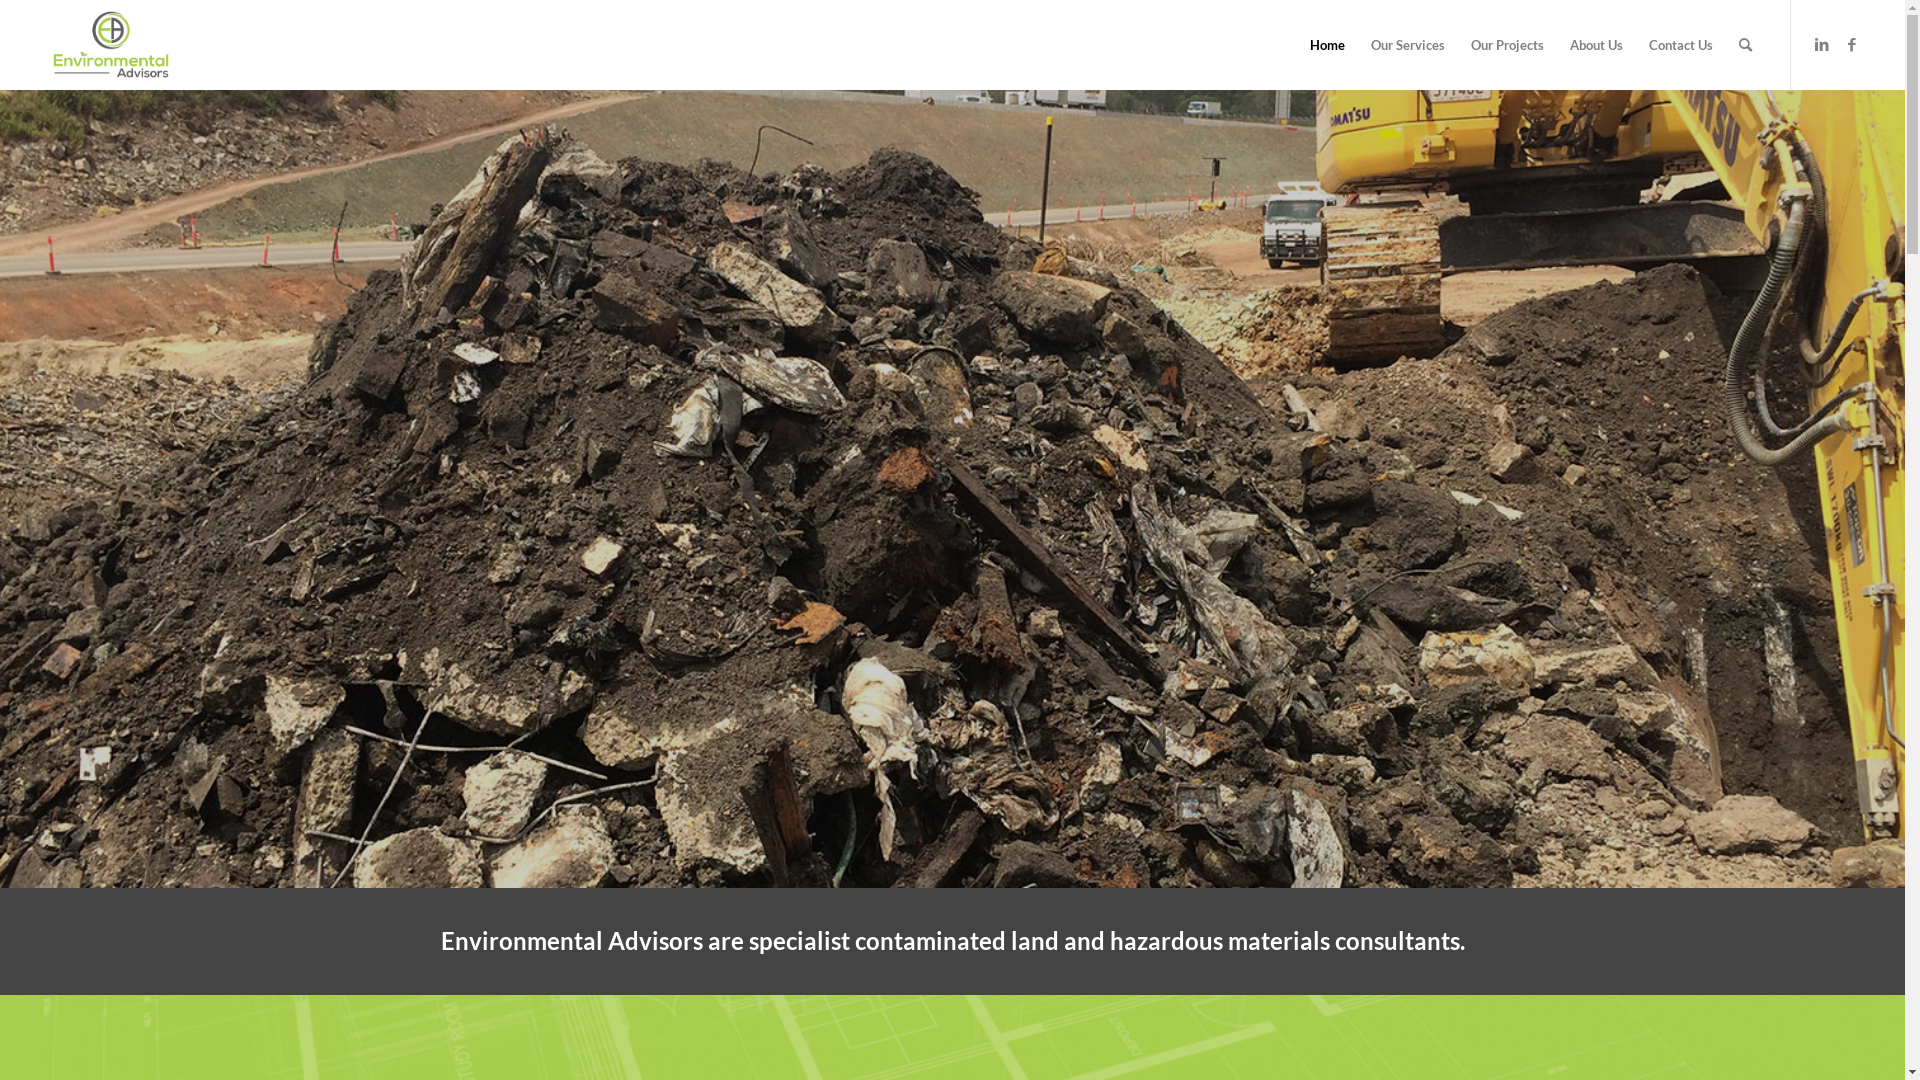  What do you see at coordinates (1406, 45) in the screenshot?
I see `'Our Services'` at bounding box center [1406, 45].